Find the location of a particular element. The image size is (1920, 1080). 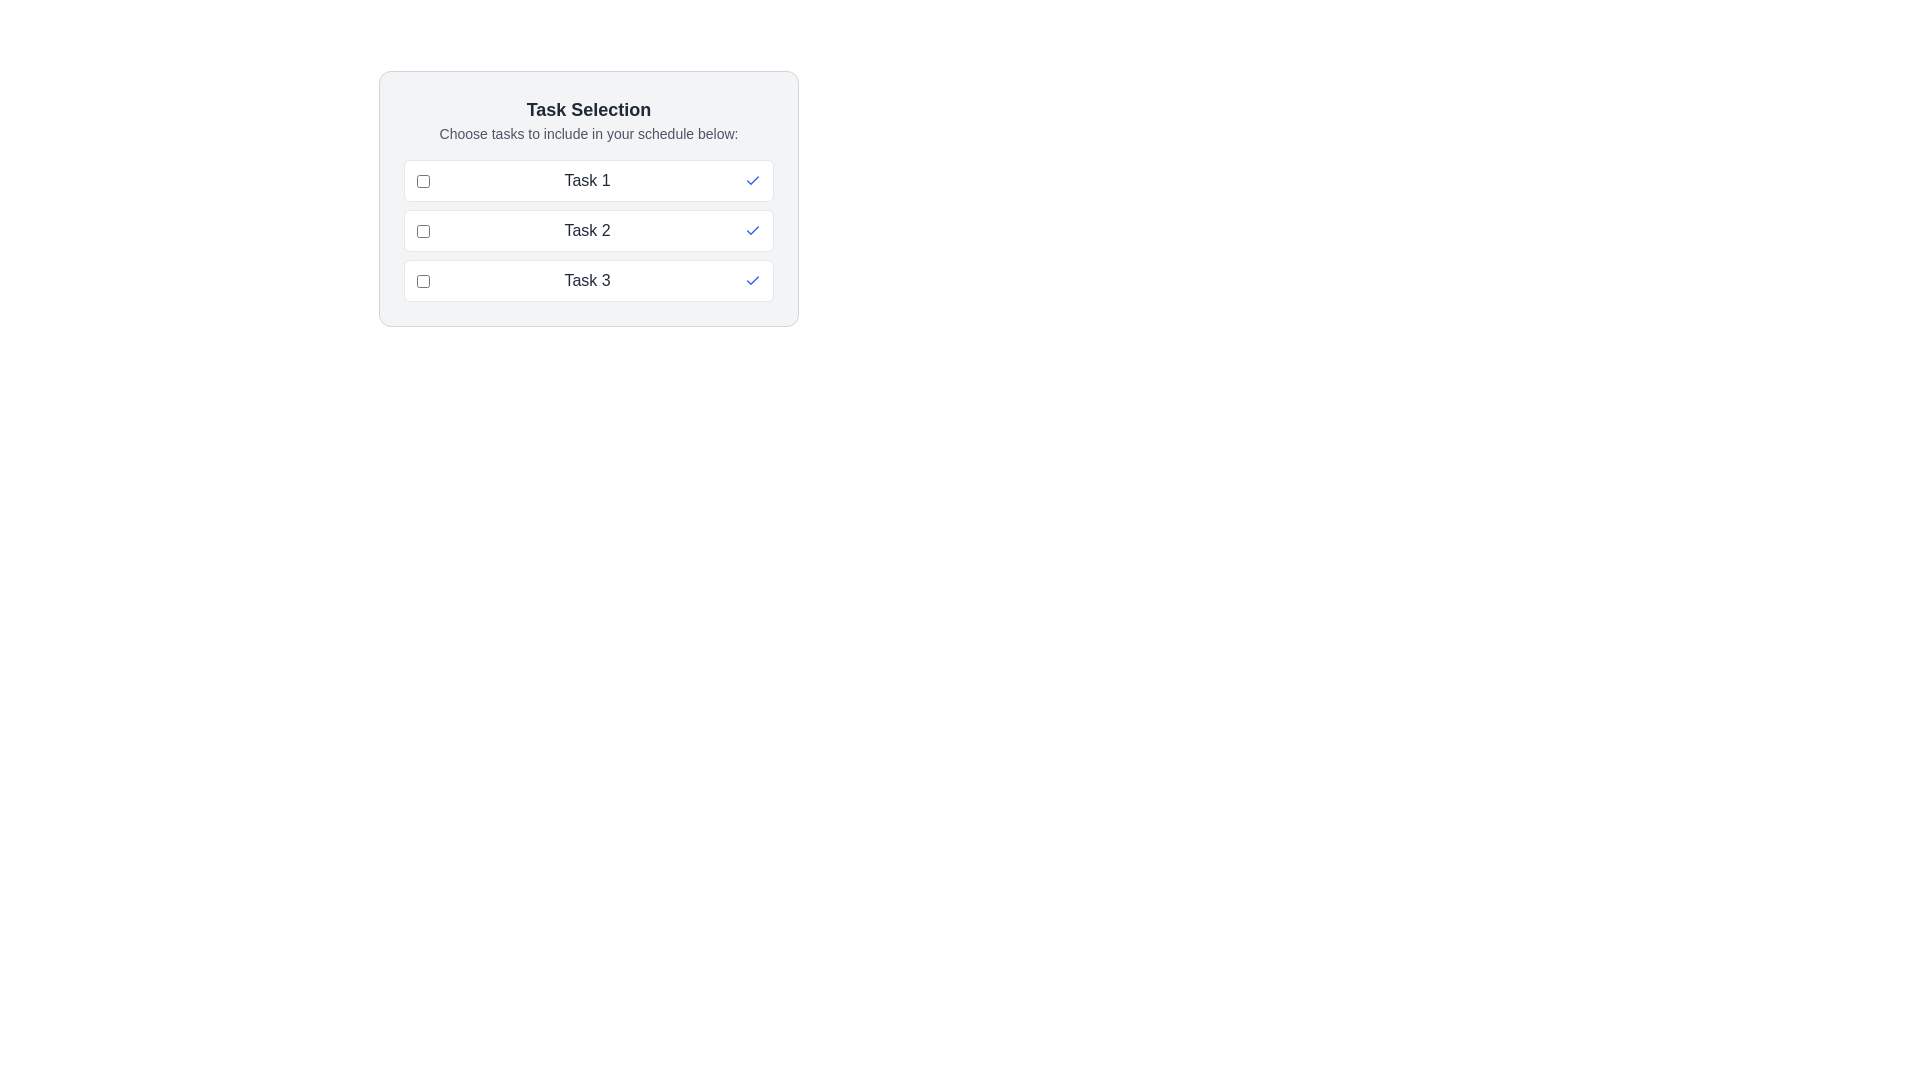

the header text element labeled 'Task Selection', which is styled in bold with a large font size and is centered within a light gray box with rounded corners is located at coordinates (588, 110).